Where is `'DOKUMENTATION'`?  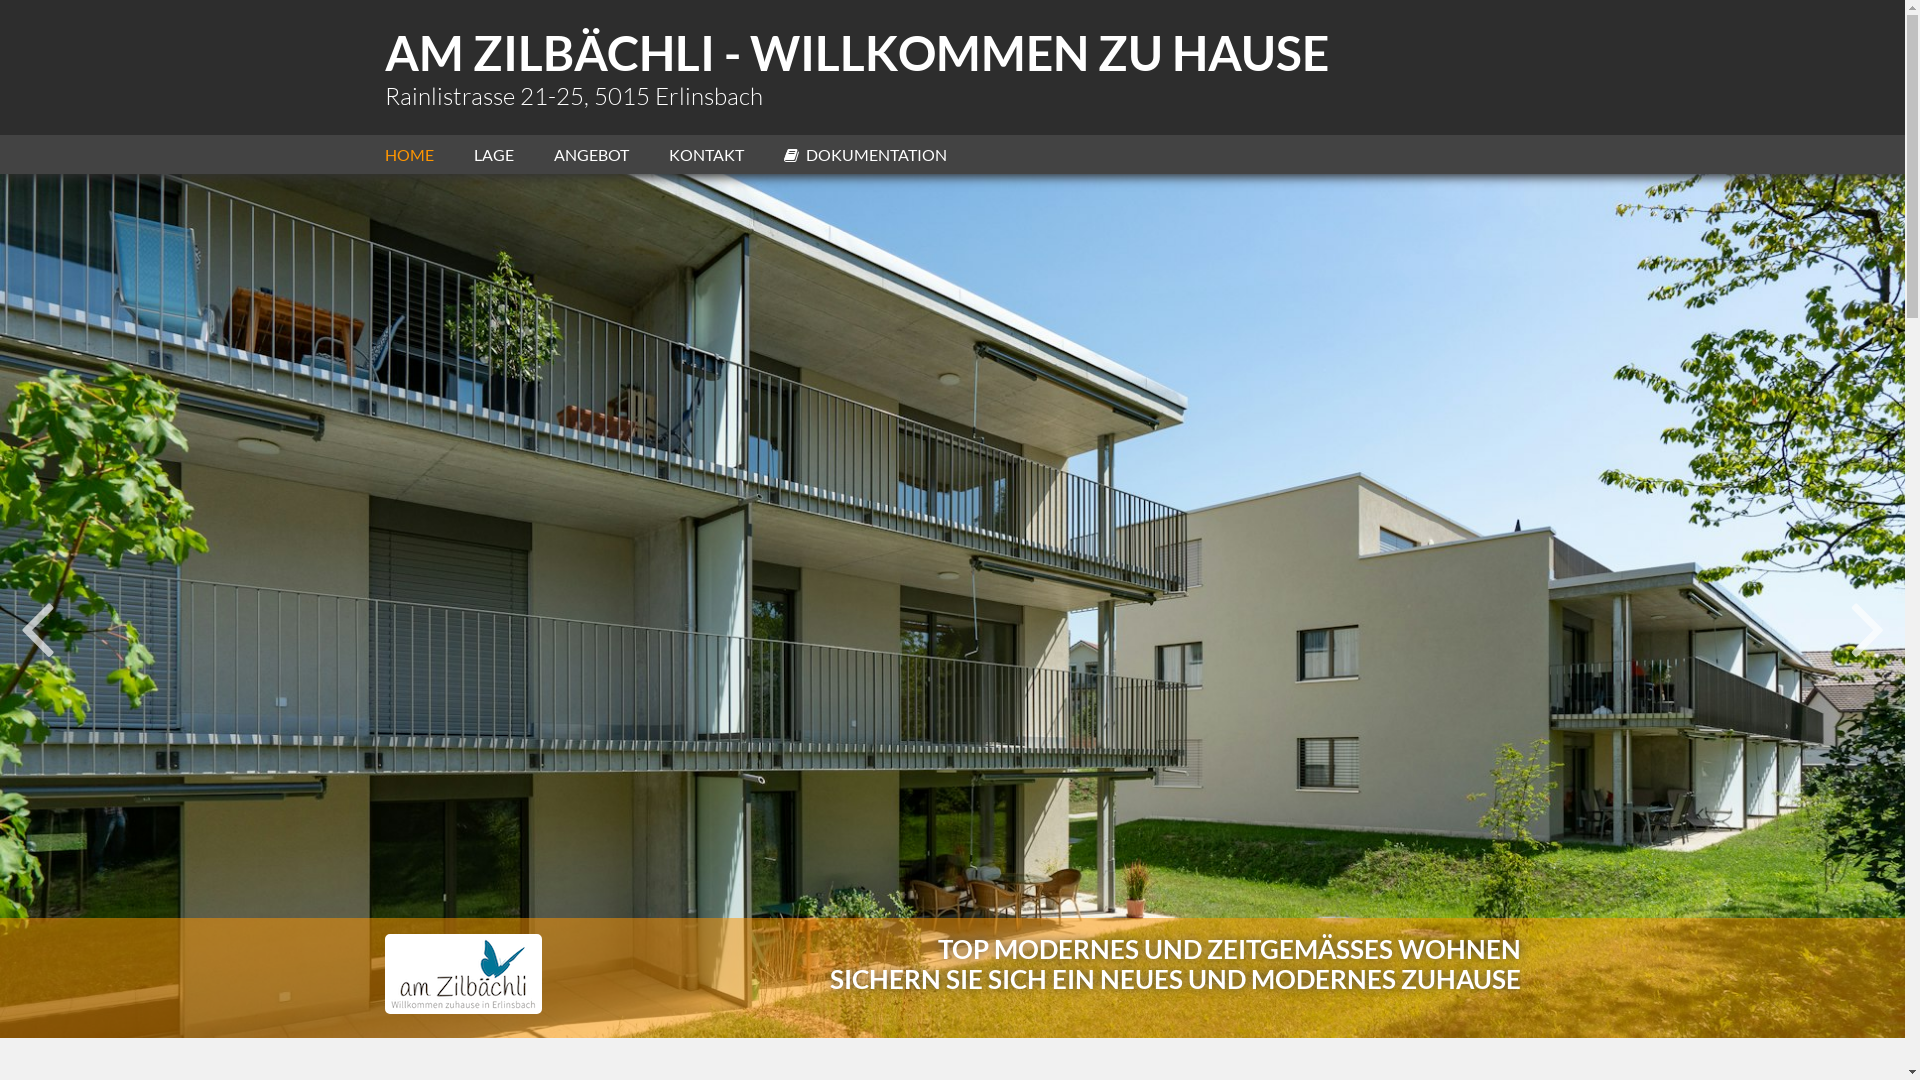 'DOKUMENTATION' is located at coordinates (884, 153).